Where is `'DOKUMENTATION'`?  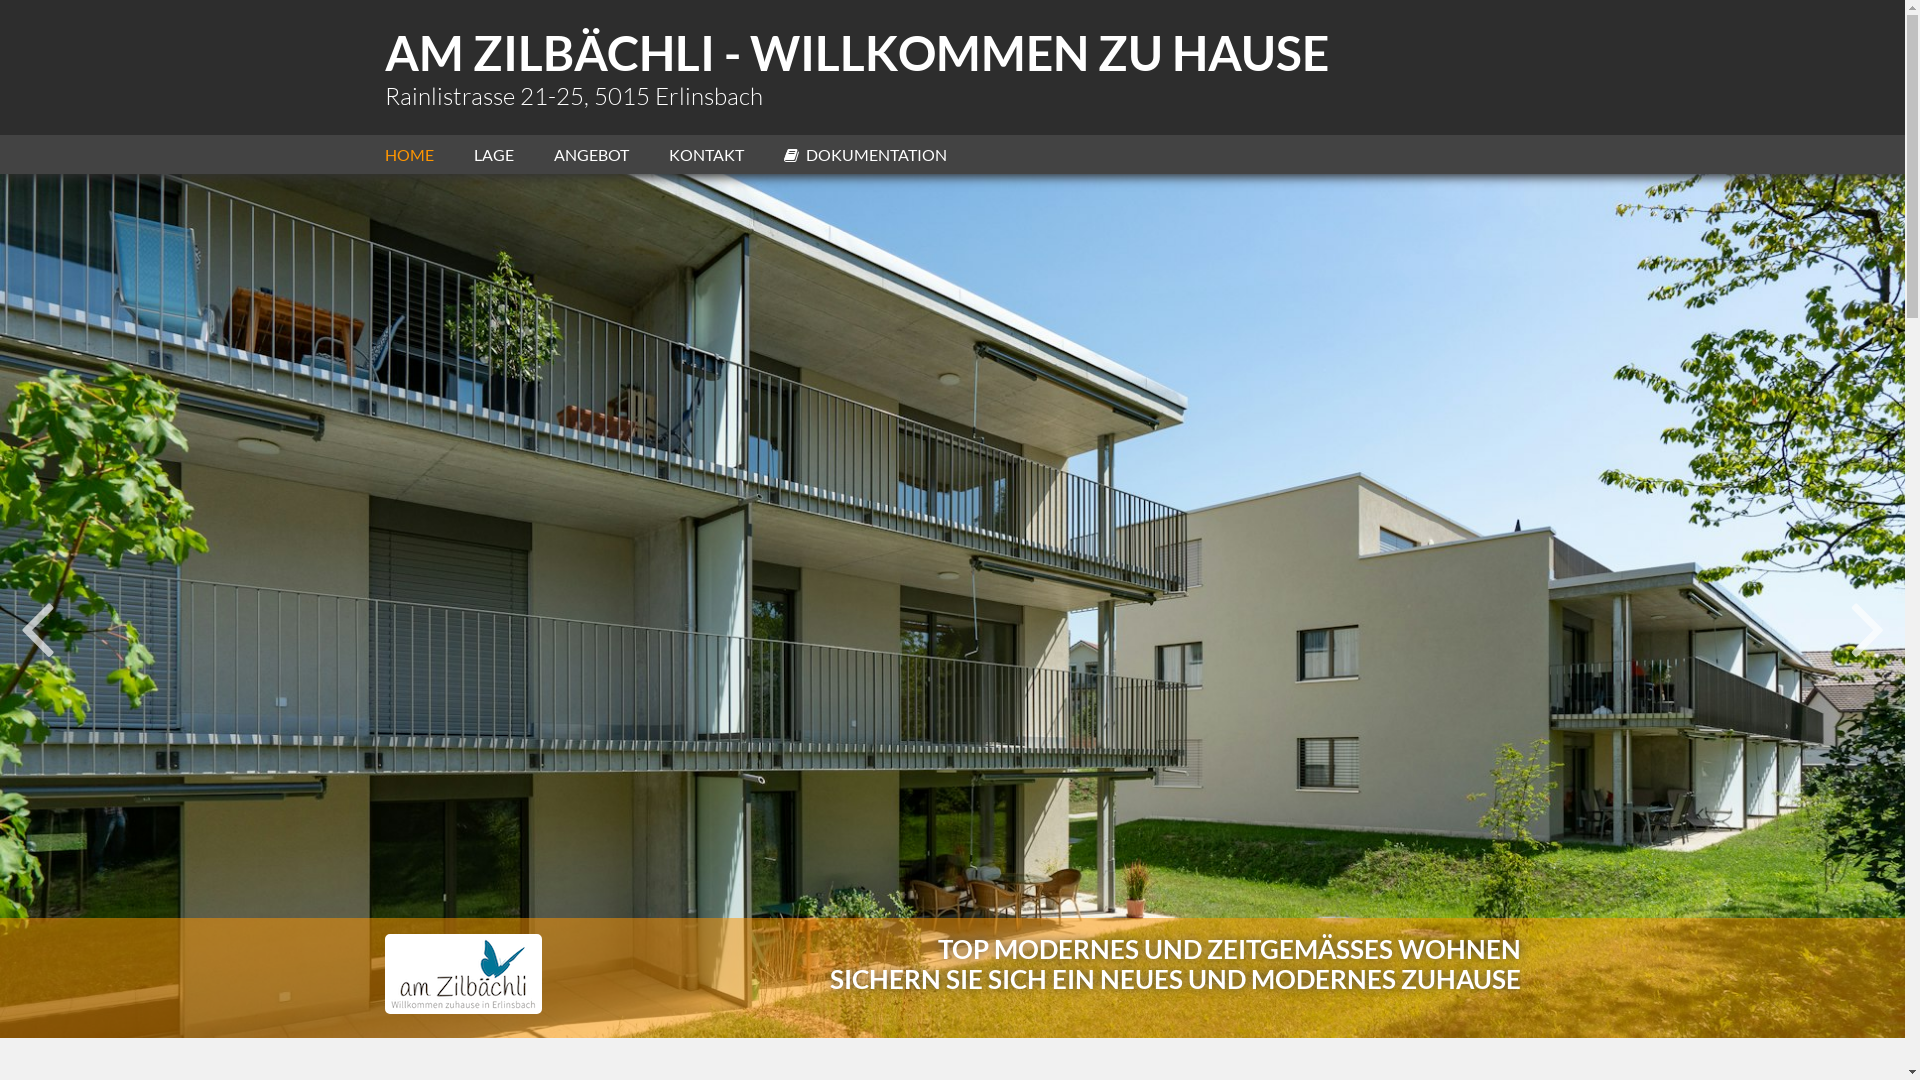 'DOKUMENTATION' is located at coordinates (884, 153).